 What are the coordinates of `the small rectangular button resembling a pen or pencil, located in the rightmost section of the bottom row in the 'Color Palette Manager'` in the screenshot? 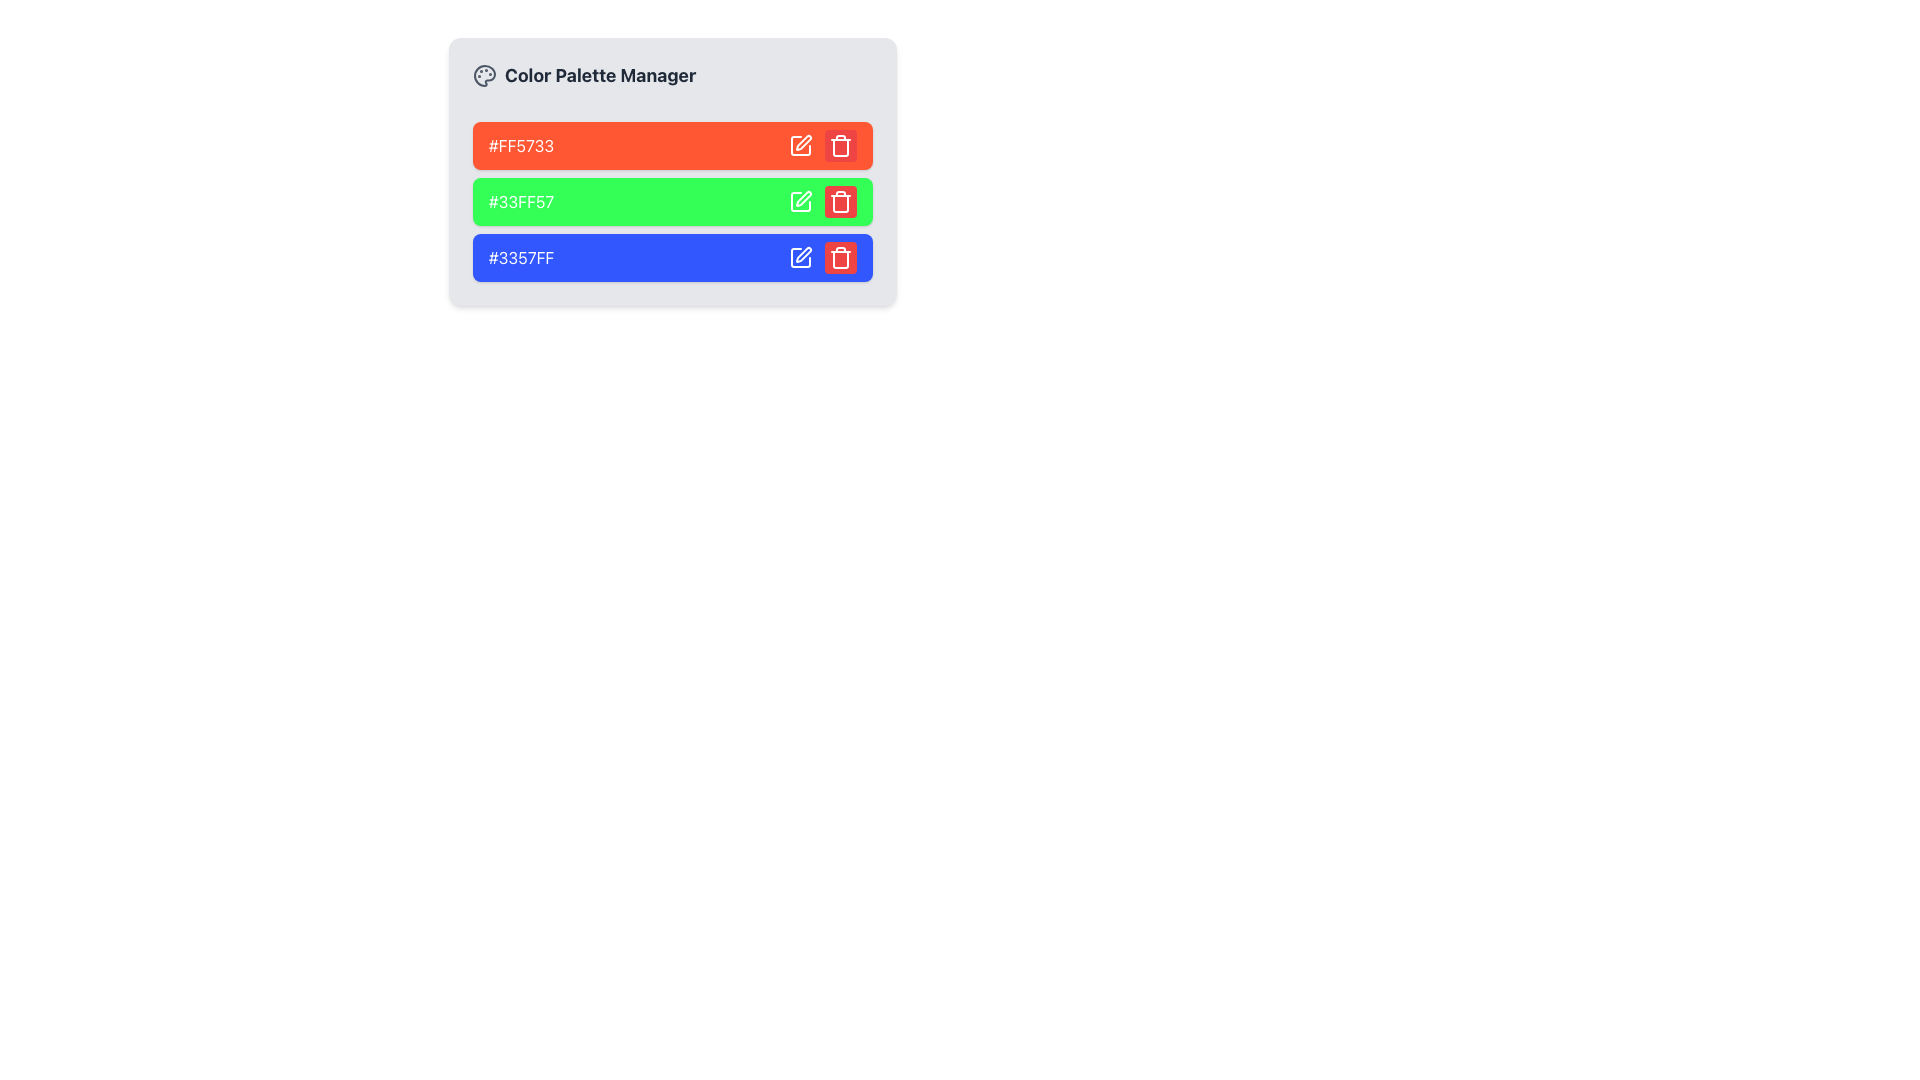 It's located at (801, 257).